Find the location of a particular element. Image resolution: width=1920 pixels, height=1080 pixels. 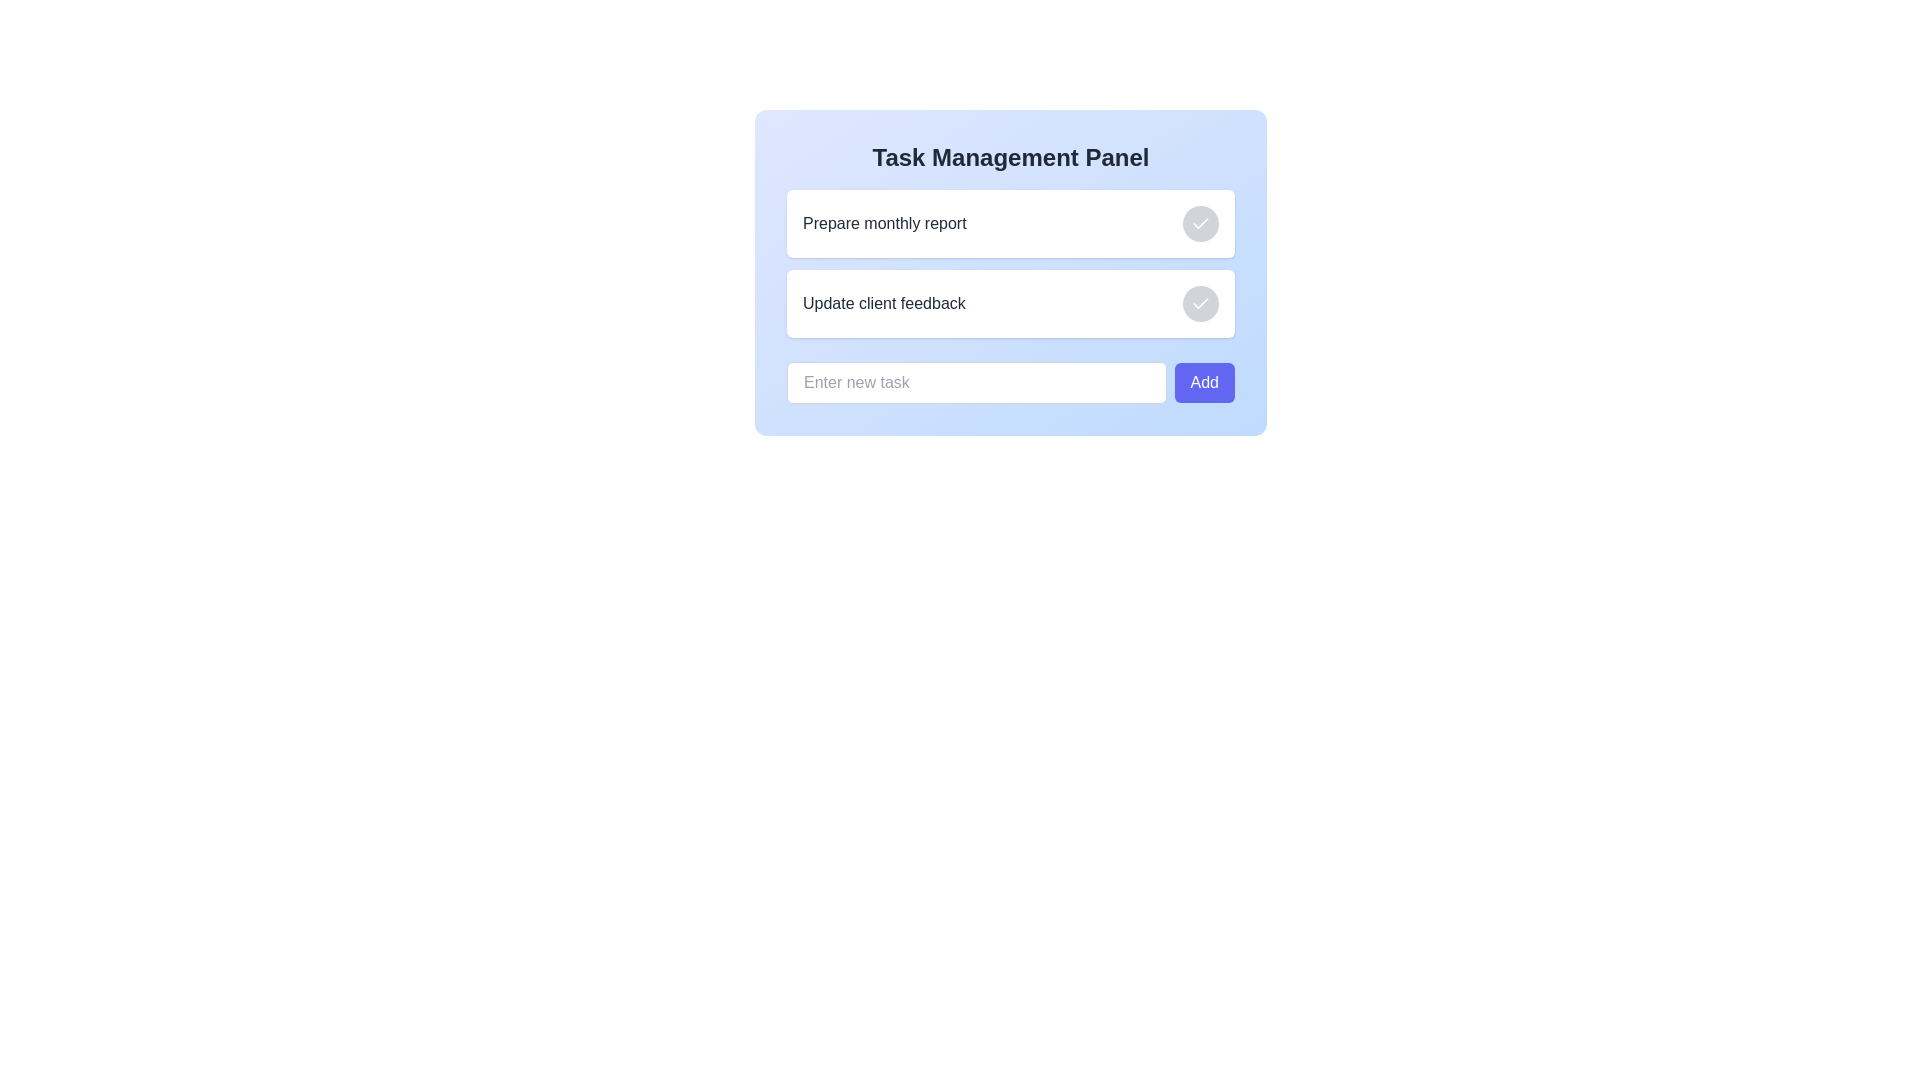

the 'Prepare monthly report' task display item in the Task Management Panel is located at coordinates (1011, 223).